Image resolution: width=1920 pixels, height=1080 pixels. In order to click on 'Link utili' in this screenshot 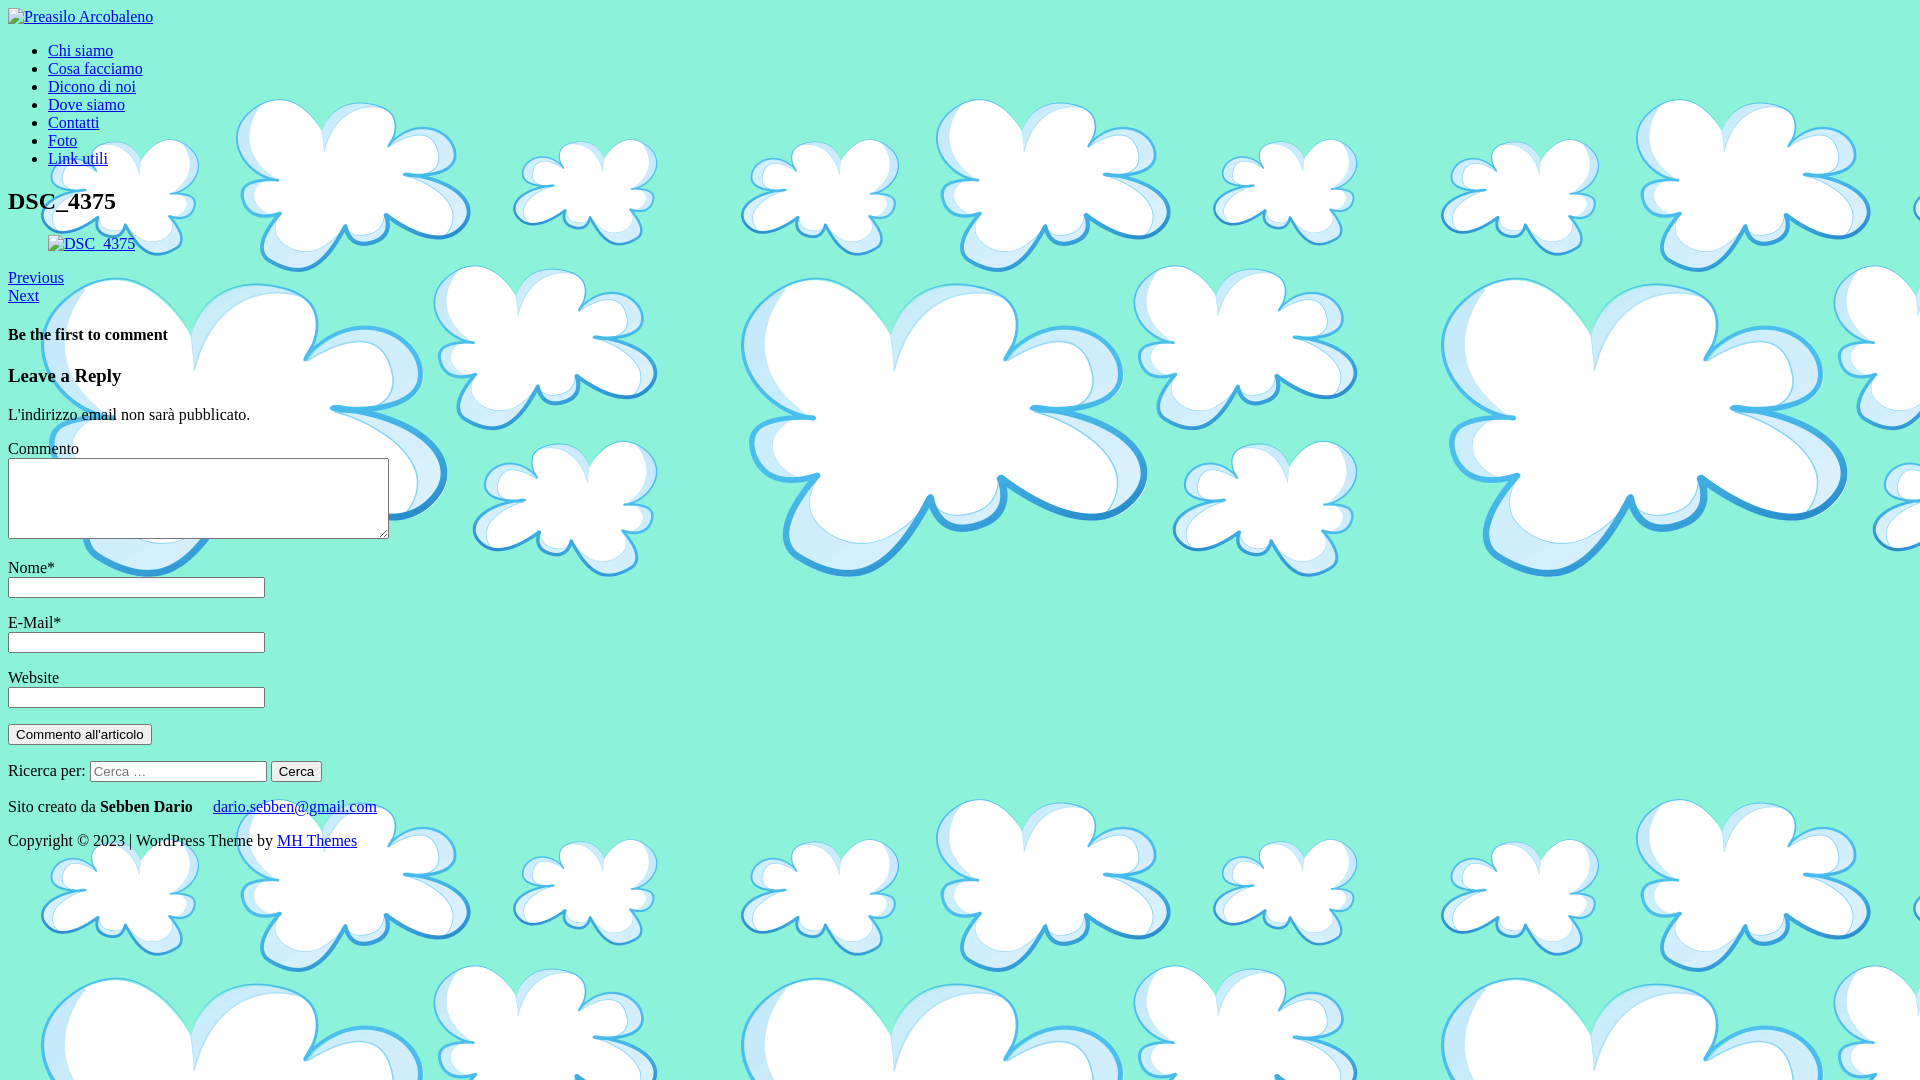, I will do `click(77, 157)`.